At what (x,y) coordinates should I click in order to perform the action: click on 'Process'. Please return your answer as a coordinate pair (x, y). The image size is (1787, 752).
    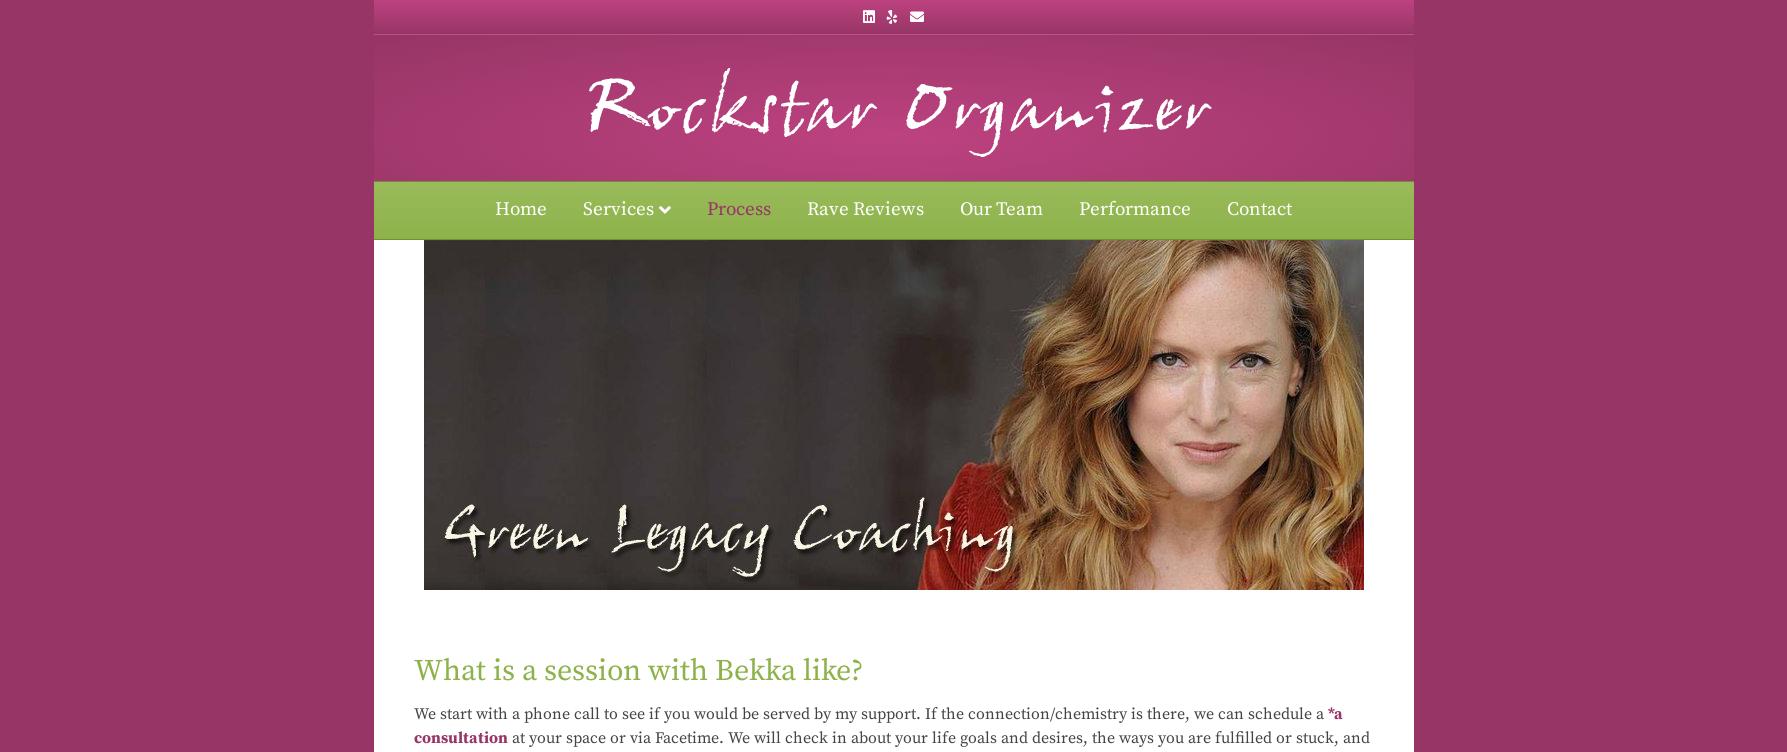
    Looking at the image, I should click on (738, 209).